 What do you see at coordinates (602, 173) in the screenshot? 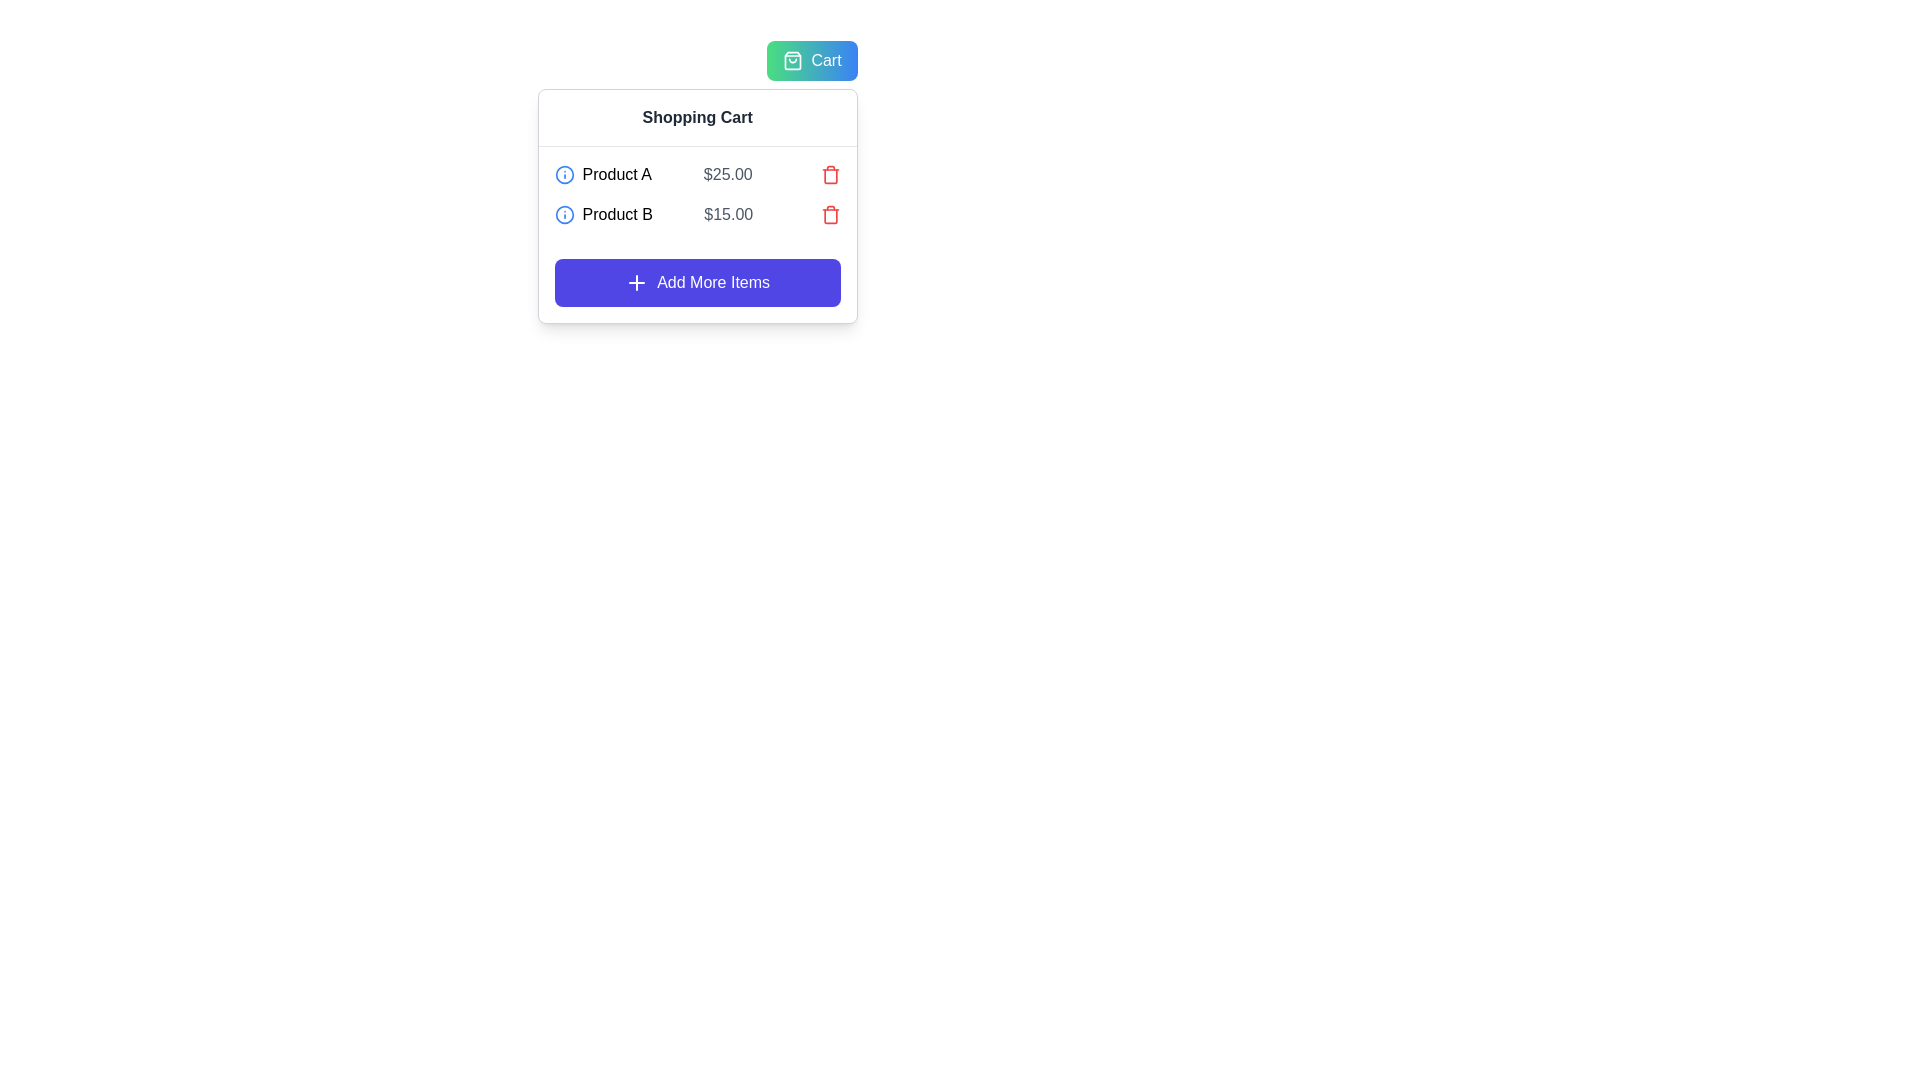
I see `the first product name text label in the shopping cart, located above the entry for 'Product B'` at bounding box center [602, 173].